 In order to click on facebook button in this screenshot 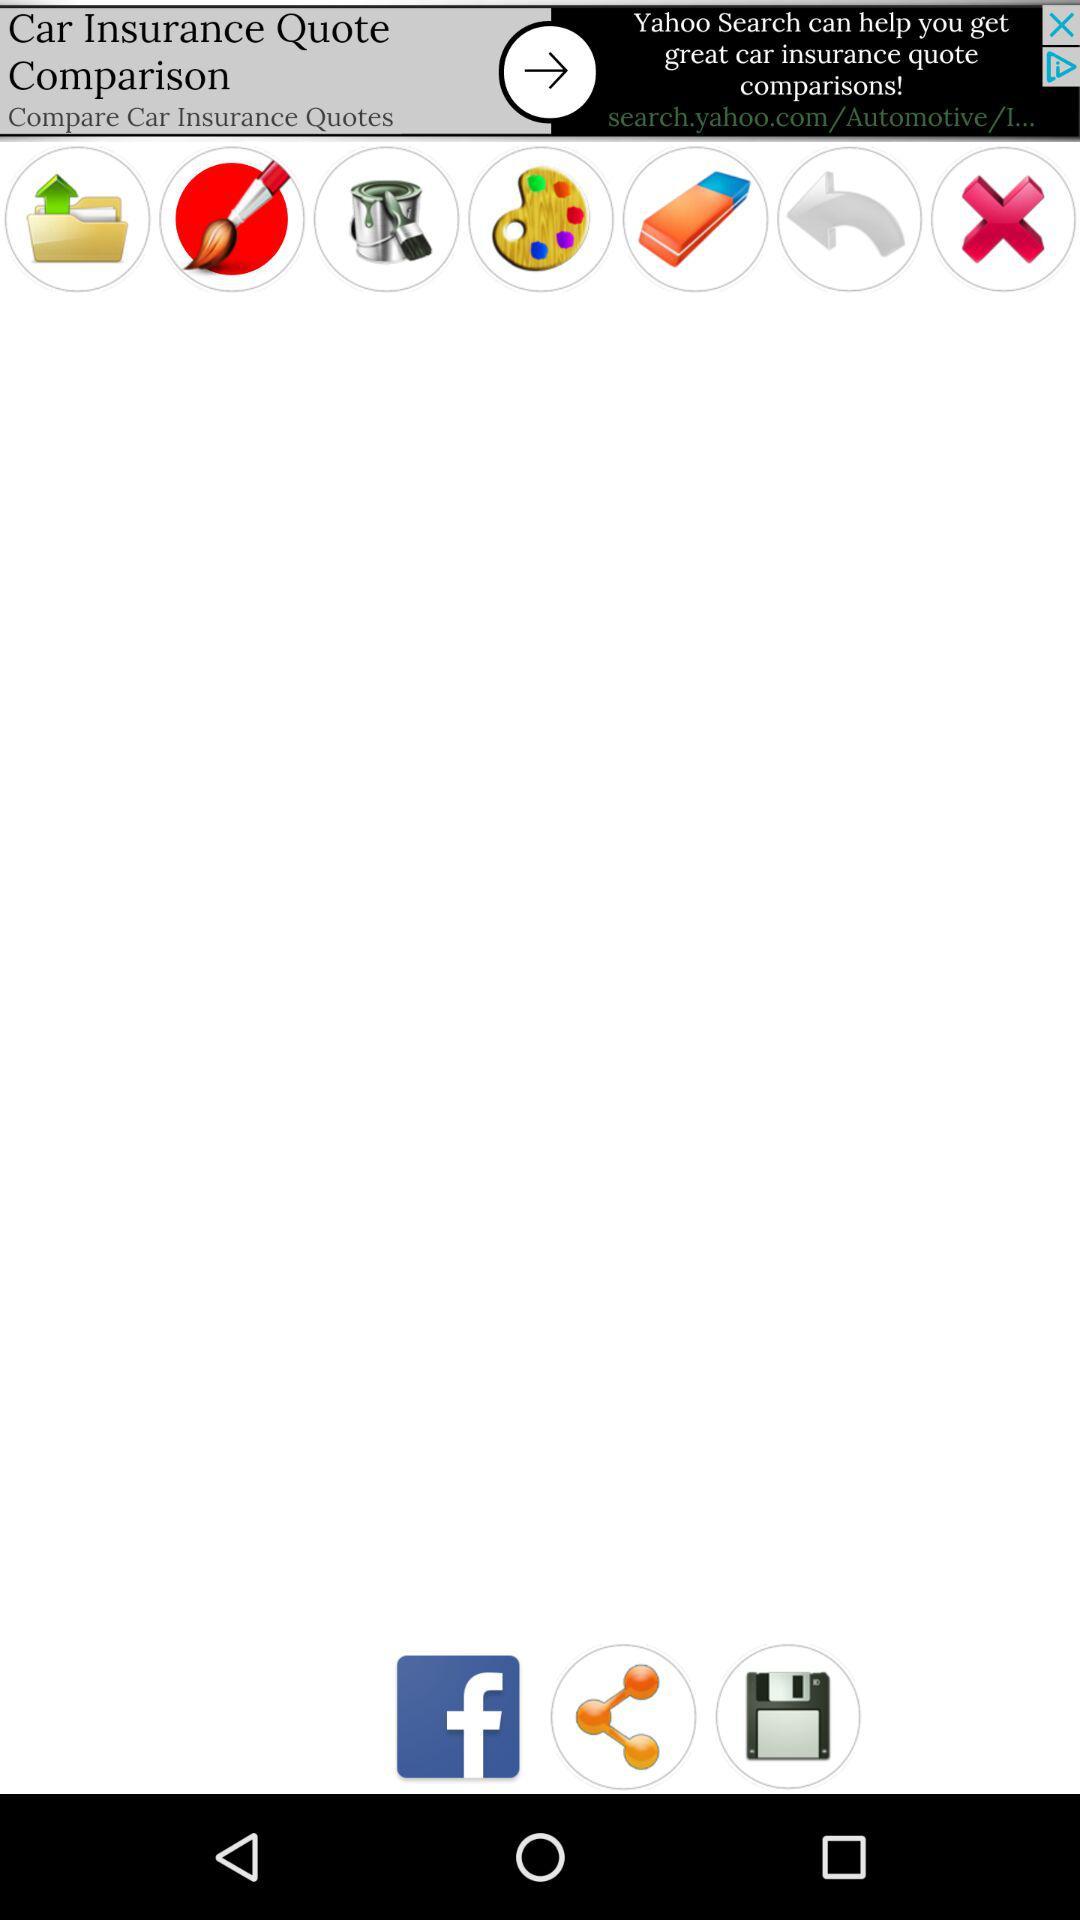, I will do `click(458, 1715)`.